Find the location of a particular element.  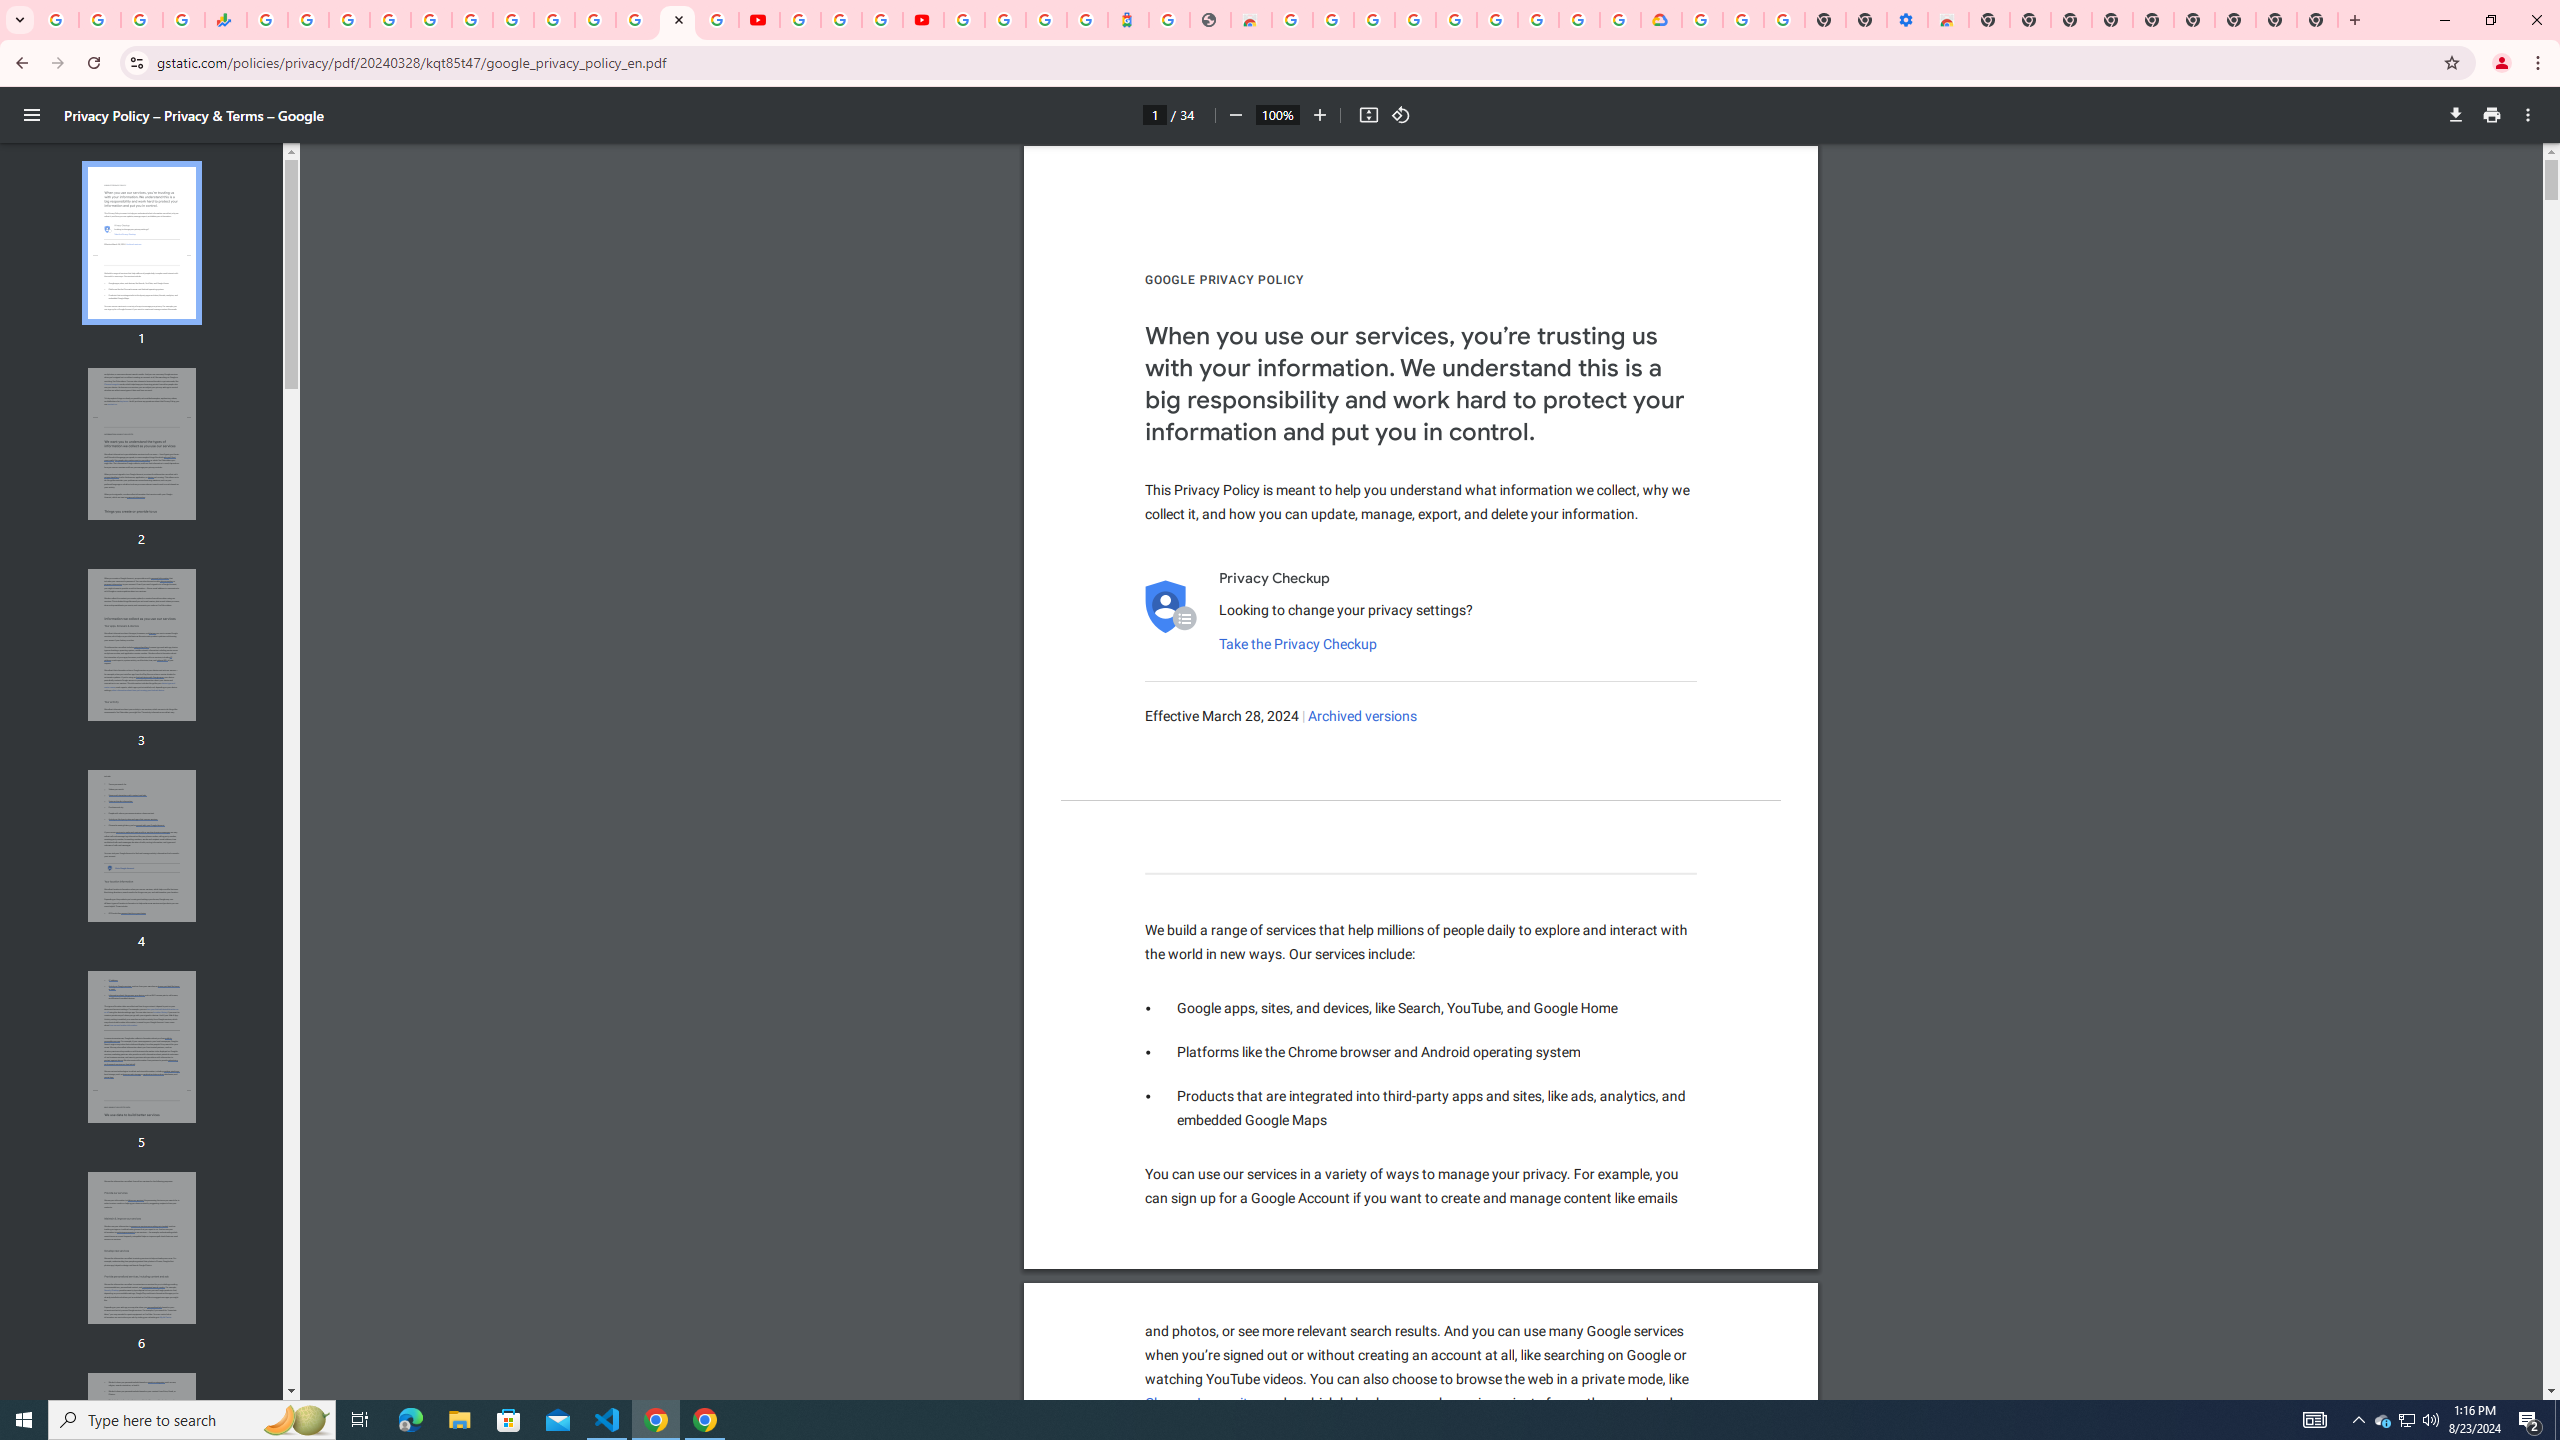

'Archived versions' is located at coordinates (1362, 716).